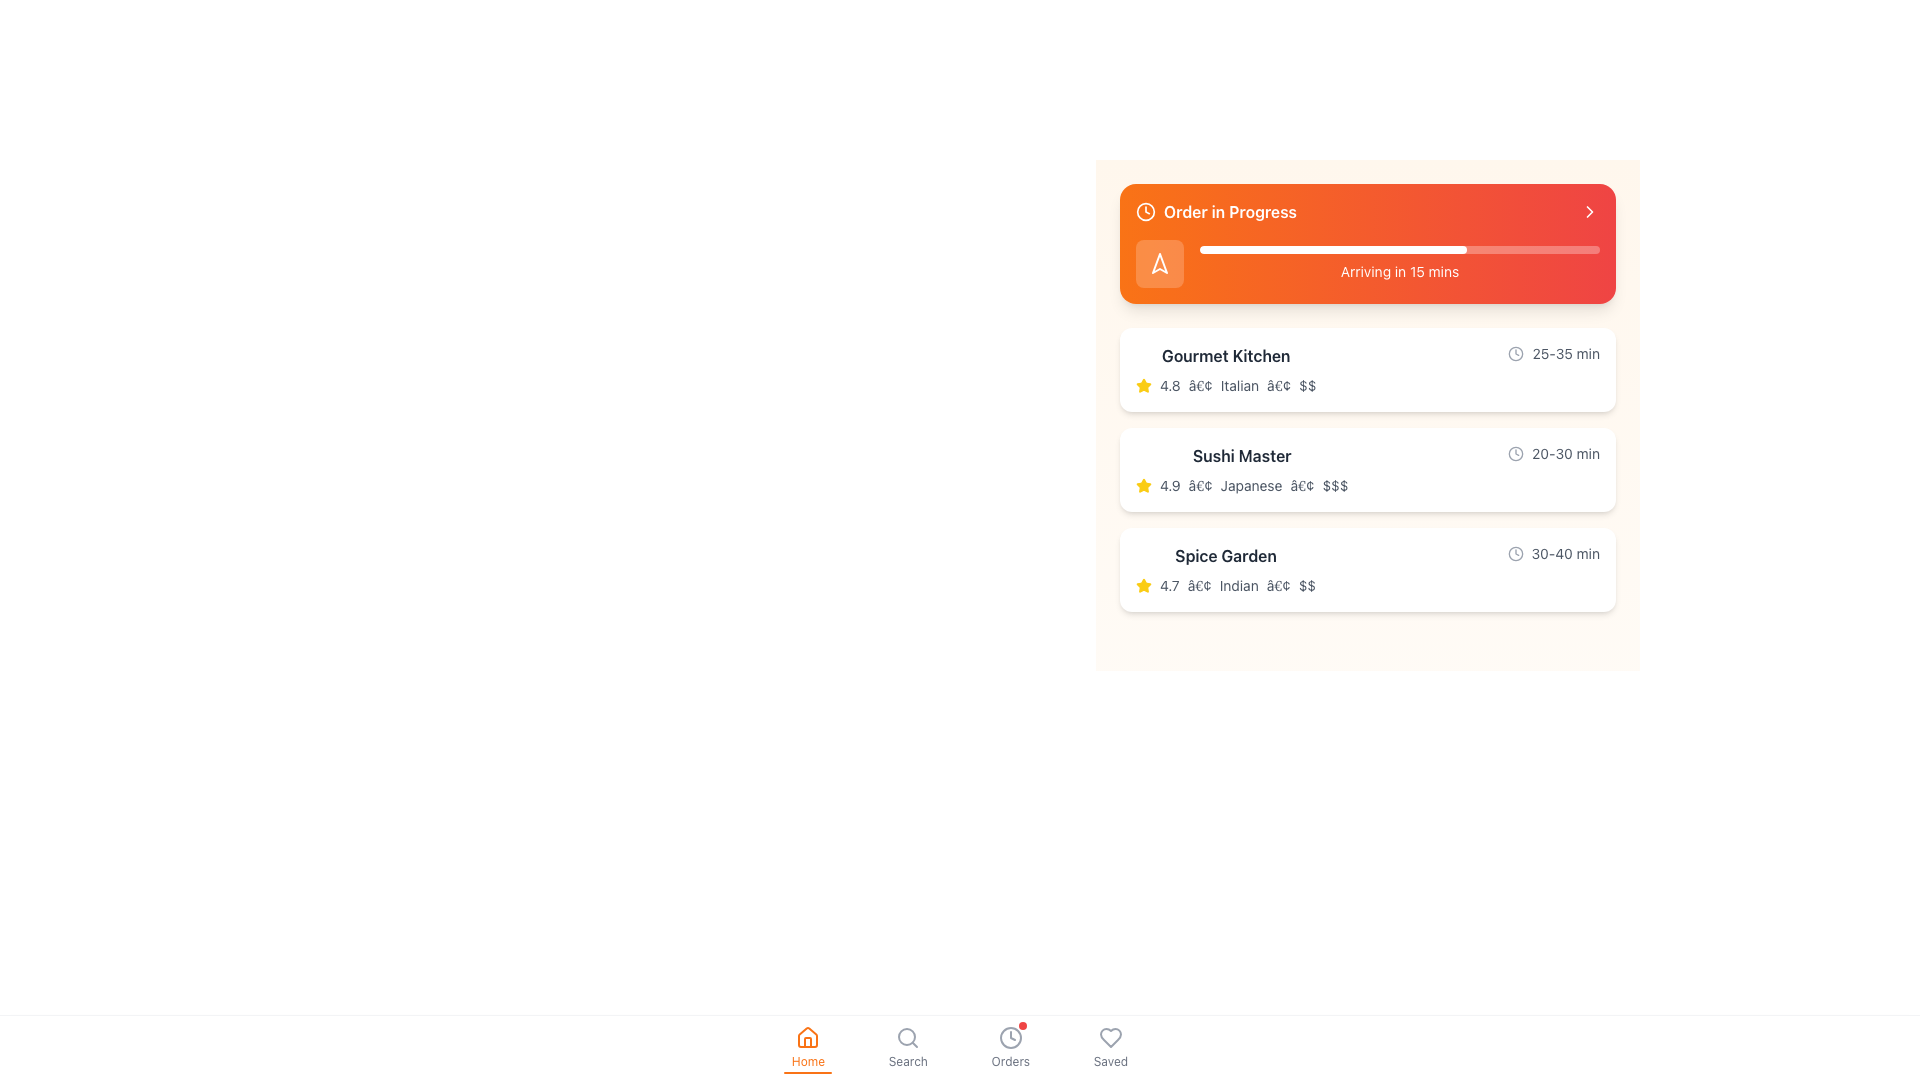 This screenshot has width=1920, height=1080. Describe the element at coordinates (1225, 555) in the screenshot. I see `title 'Spice Garden' displayed in bold text as the primary focus in the restaurant card` at that location.